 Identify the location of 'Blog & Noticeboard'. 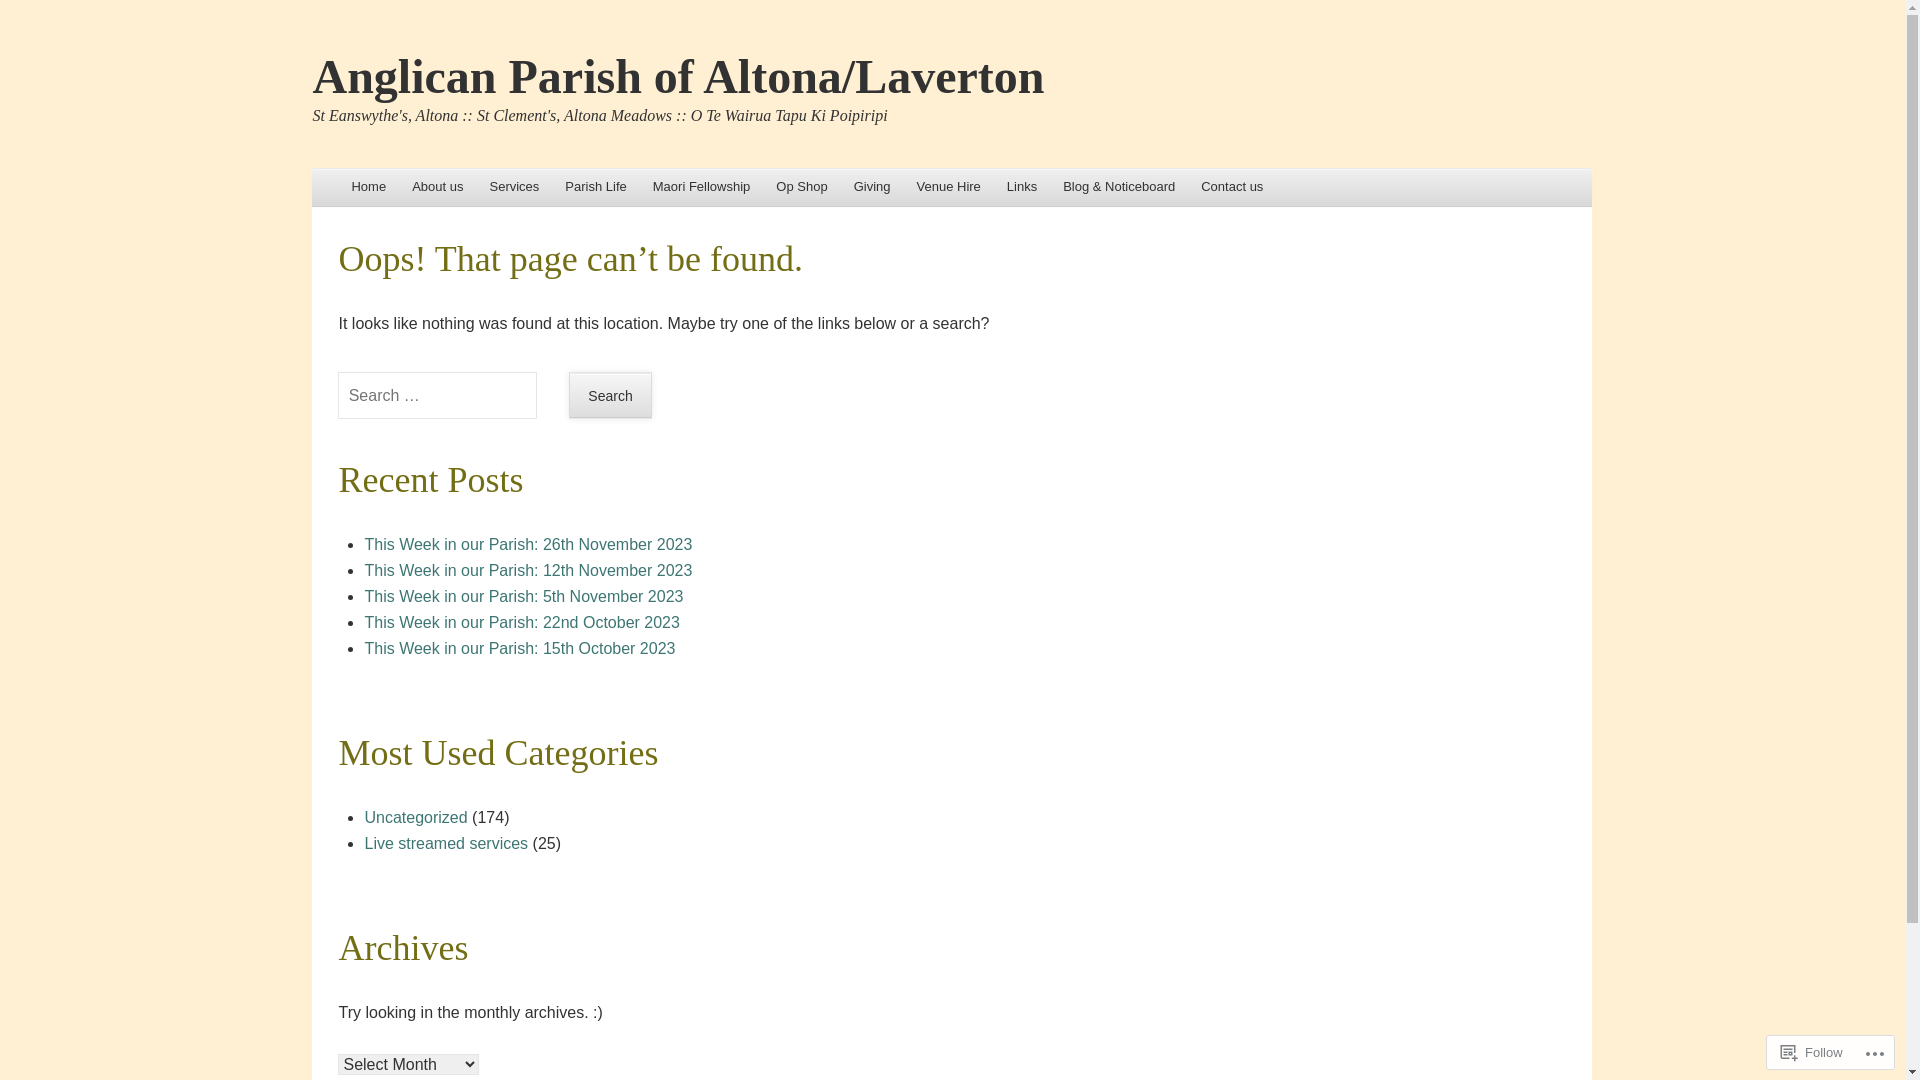
(1117, 187).